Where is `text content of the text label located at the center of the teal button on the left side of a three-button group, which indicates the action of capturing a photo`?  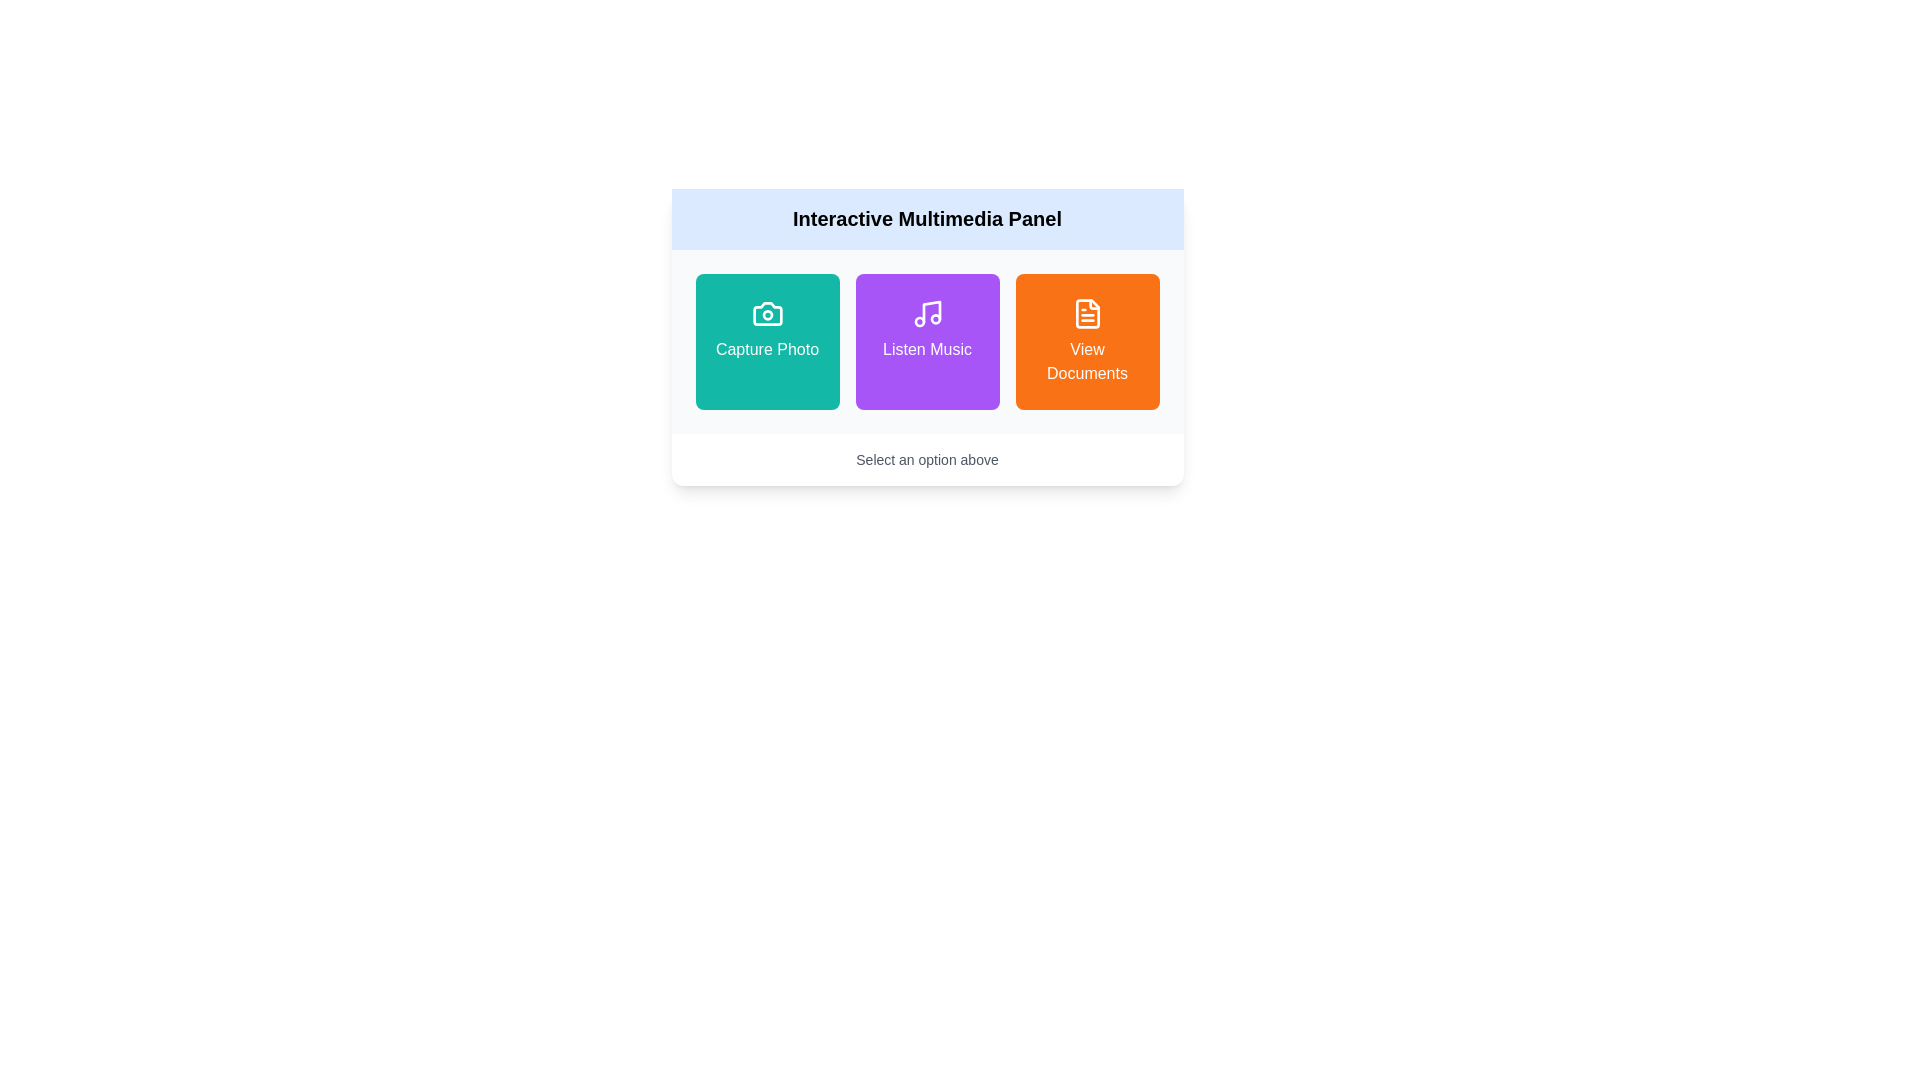
text content of the text label located at the center of the teal button on the left side of a three-button group, which indicates the action of capturing a photo is located at coordinates (766, 349).